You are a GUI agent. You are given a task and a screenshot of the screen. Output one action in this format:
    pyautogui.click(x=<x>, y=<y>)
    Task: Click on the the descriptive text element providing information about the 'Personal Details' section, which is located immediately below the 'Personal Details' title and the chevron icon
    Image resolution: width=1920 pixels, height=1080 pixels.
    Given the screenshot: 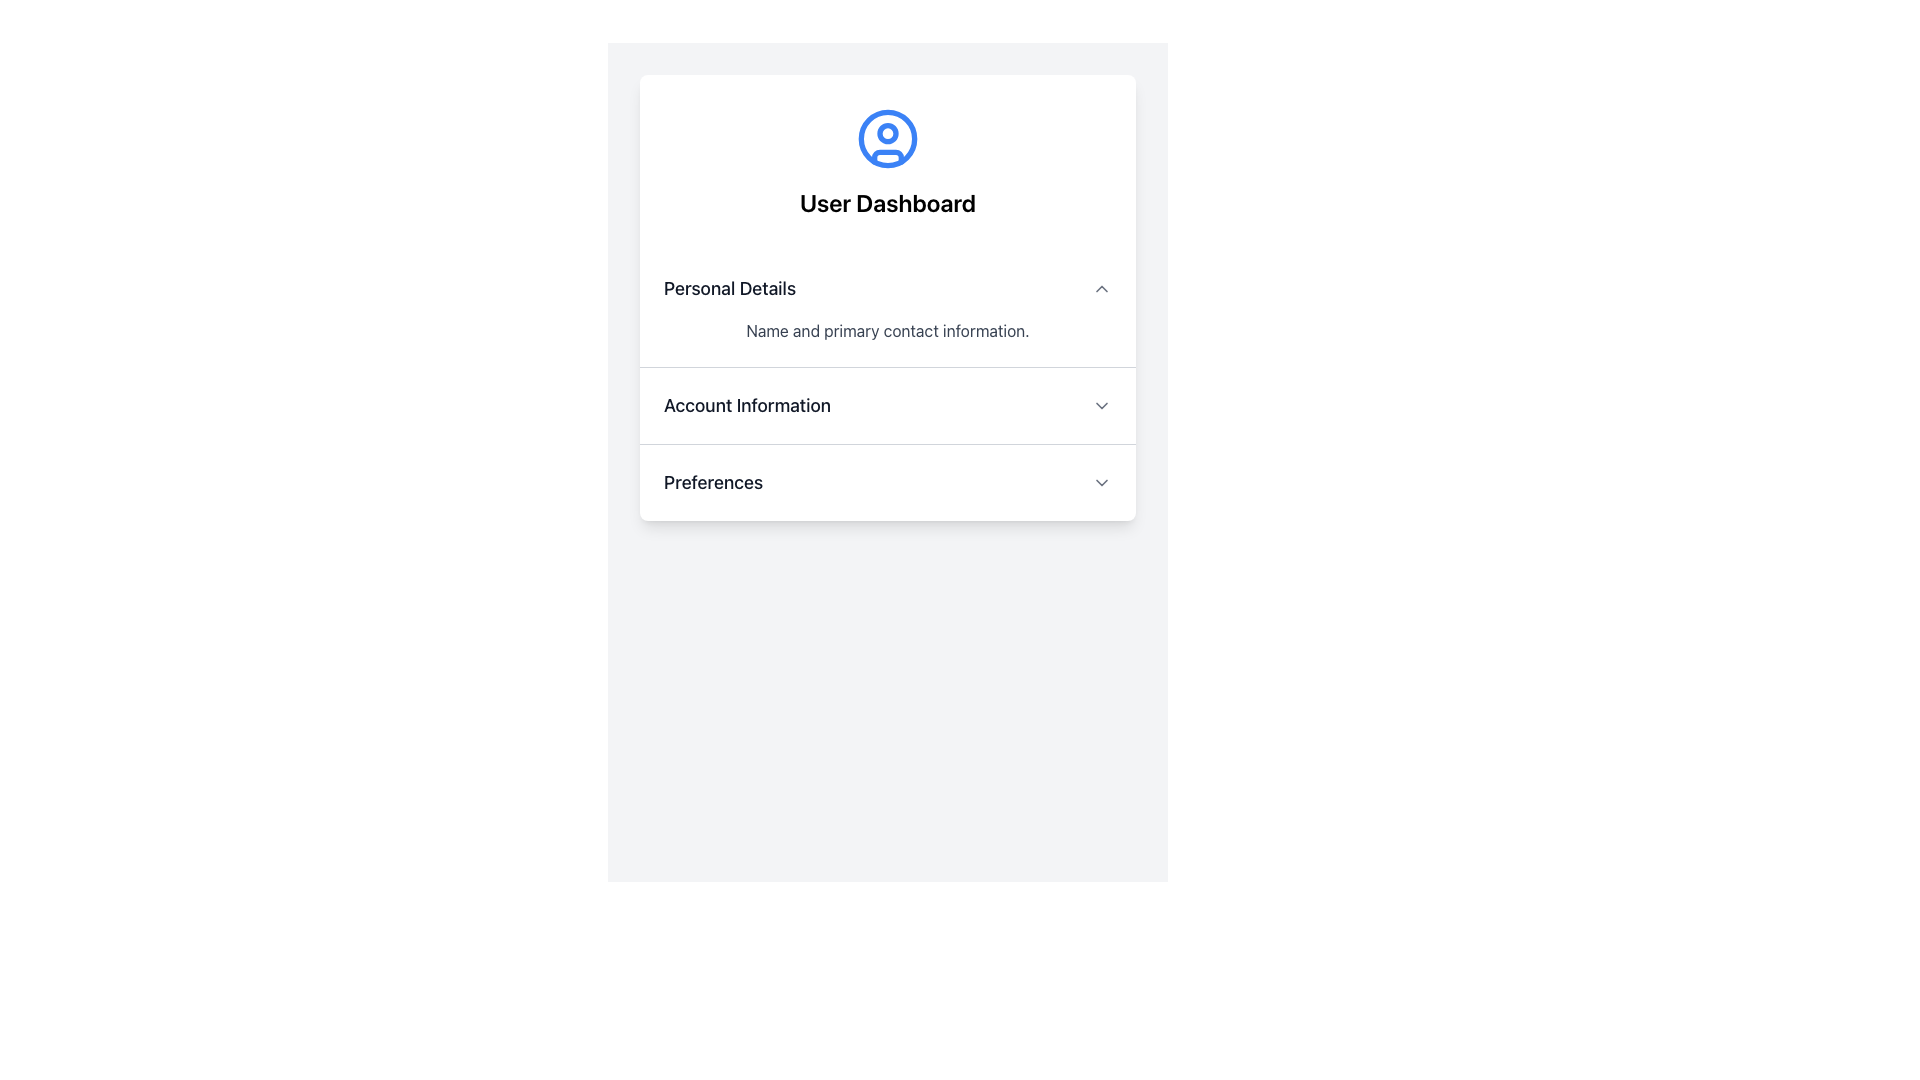 What is the action you would take?
    pyautogui.click(x=887, y=330)
    